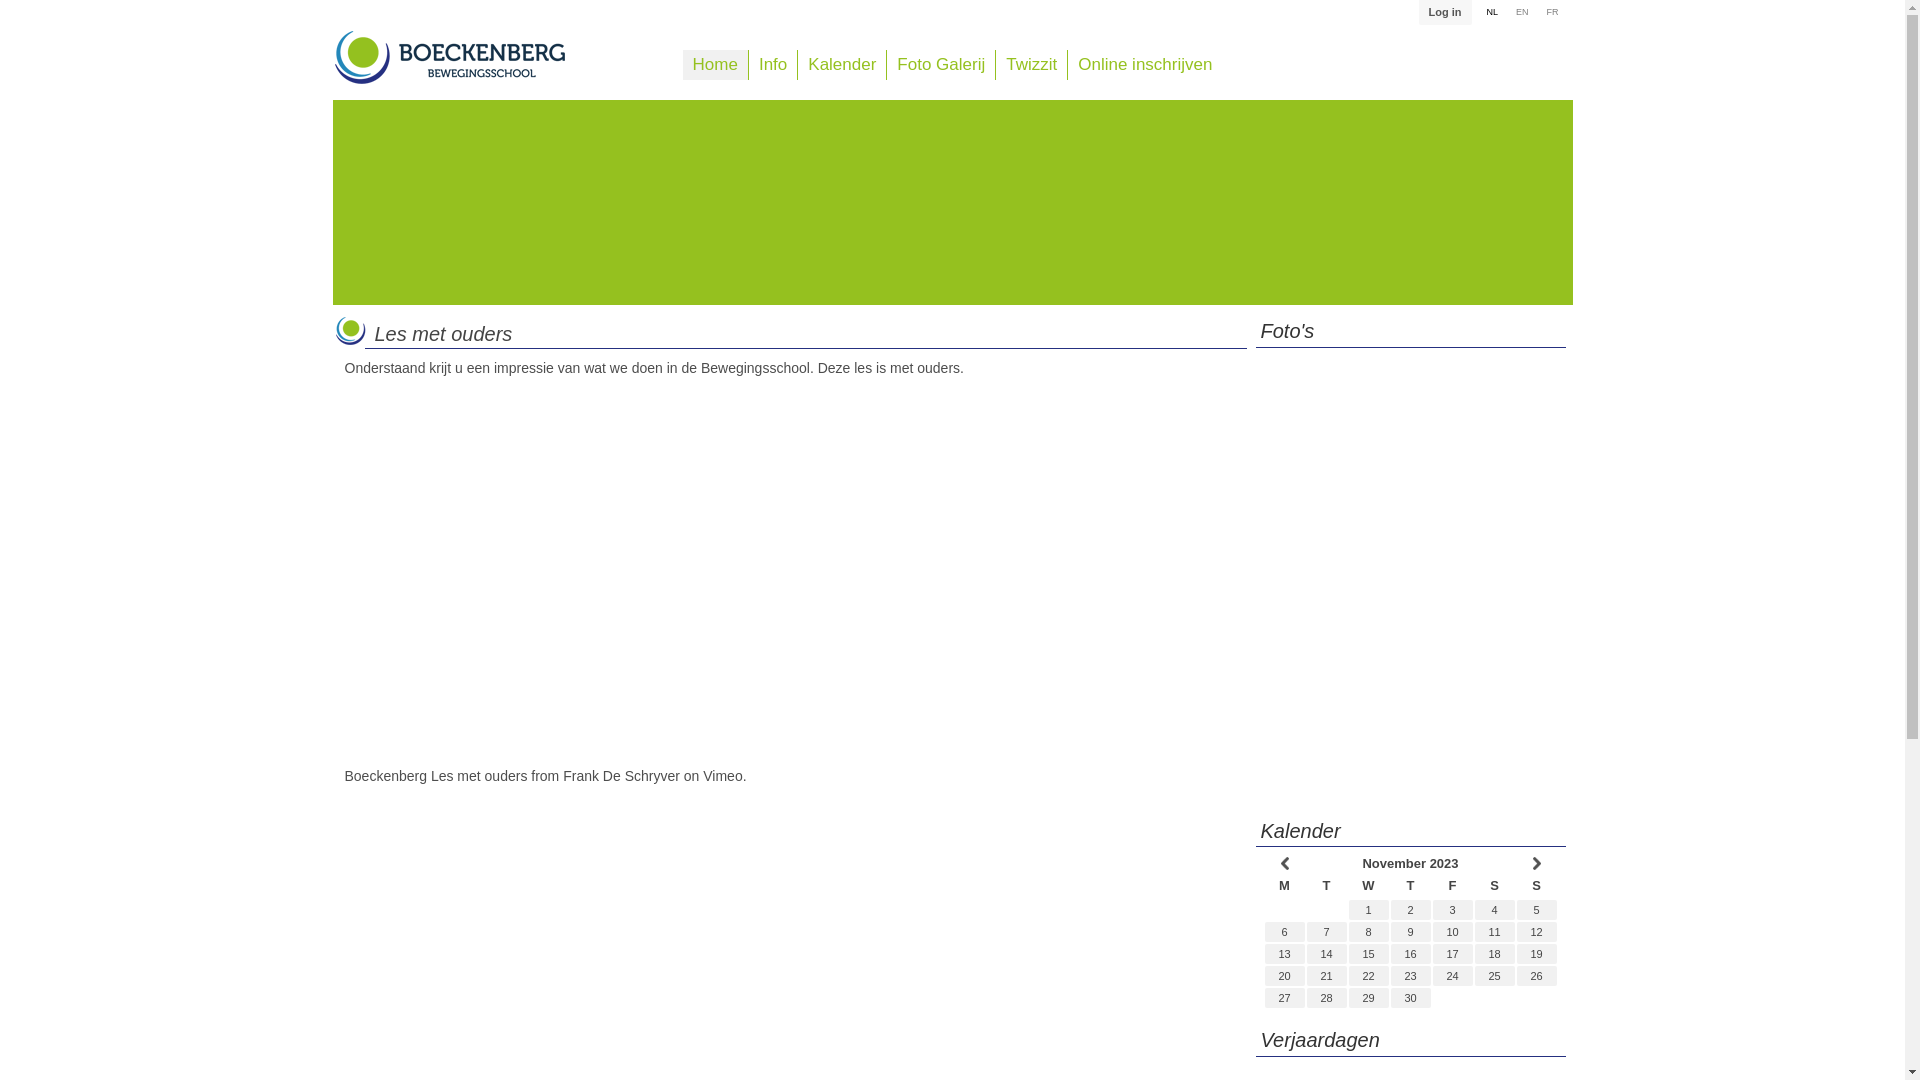 The height and width of the screenshot is (1080, 1920). What do you see at coordinates (1552, 12) in the screenshot?
I see `'FR'` at bounding box center [1552, 12].